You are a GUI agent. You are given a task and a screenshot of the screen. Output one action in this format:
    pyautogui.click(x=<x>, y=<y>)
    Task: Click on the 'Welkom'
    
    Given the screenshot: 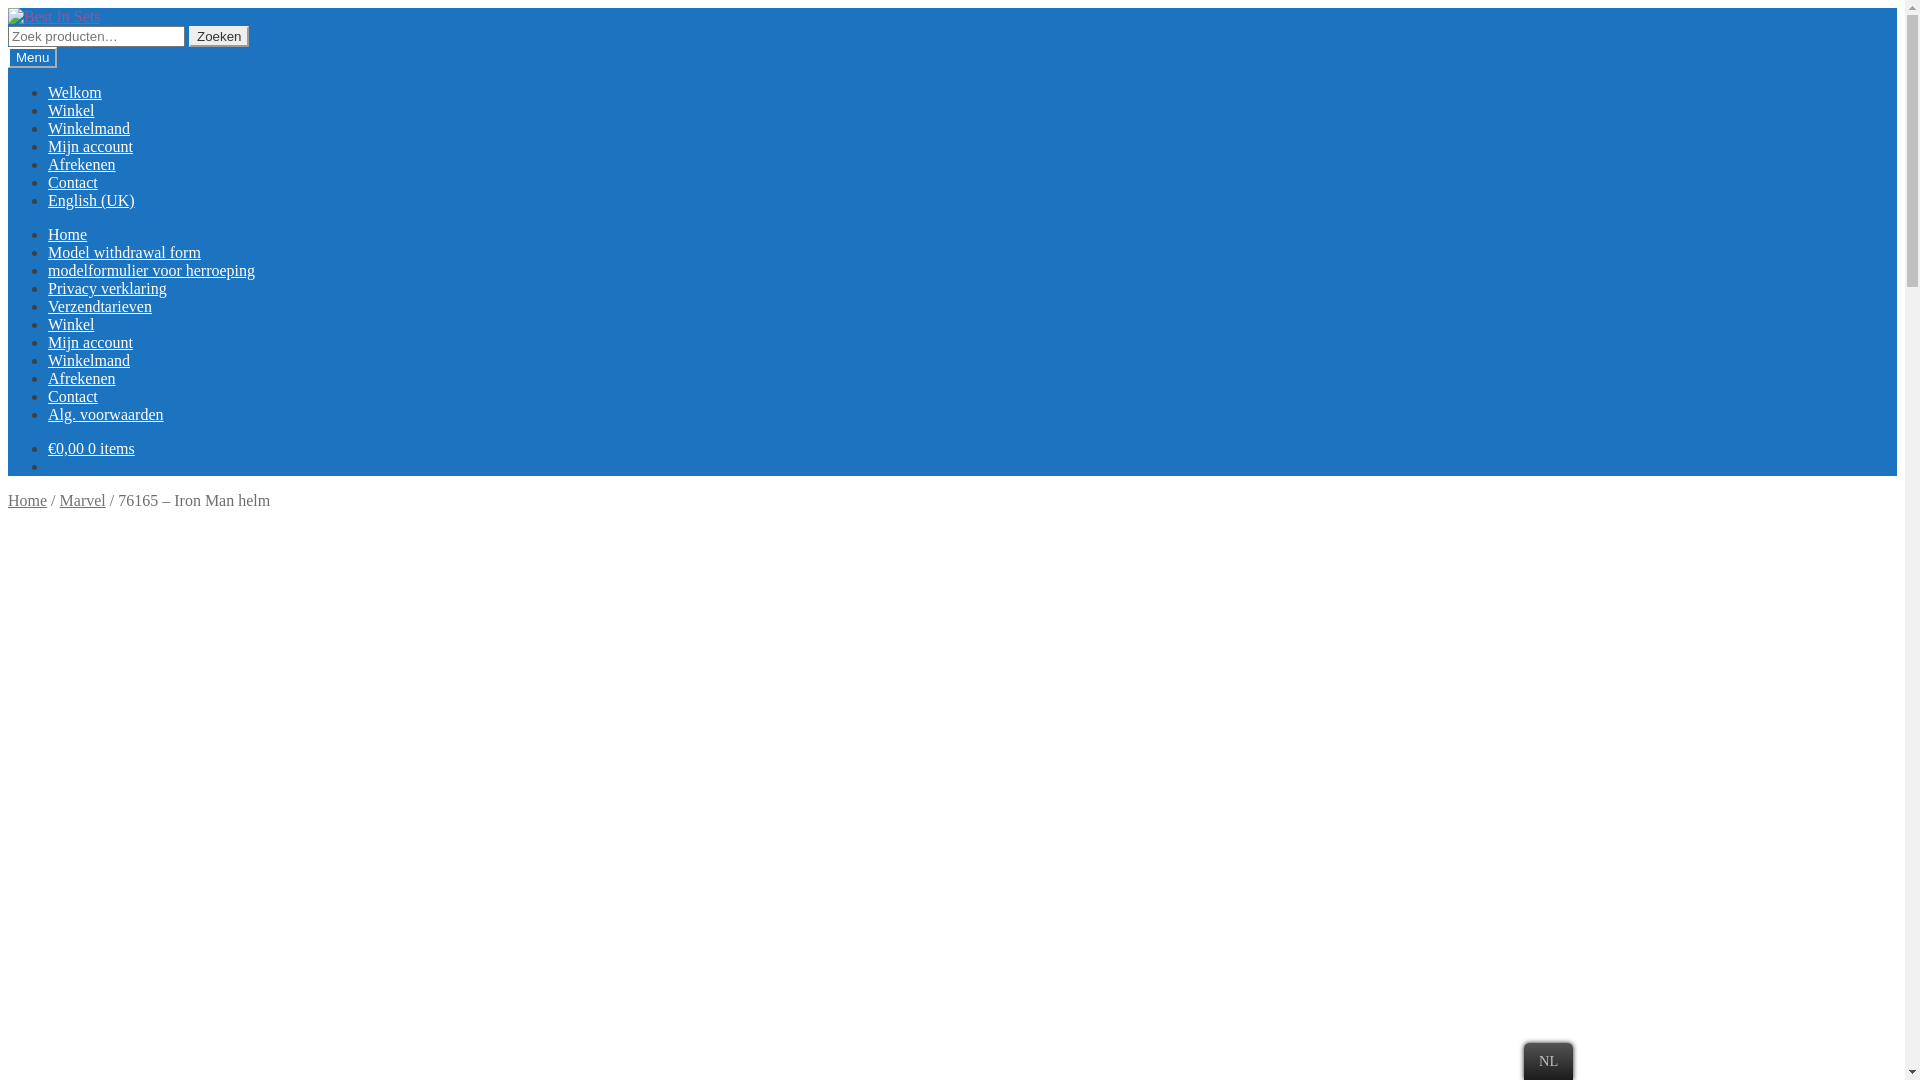 What is the action you would take?
    pyautogui.click(x=75, y=92)
    